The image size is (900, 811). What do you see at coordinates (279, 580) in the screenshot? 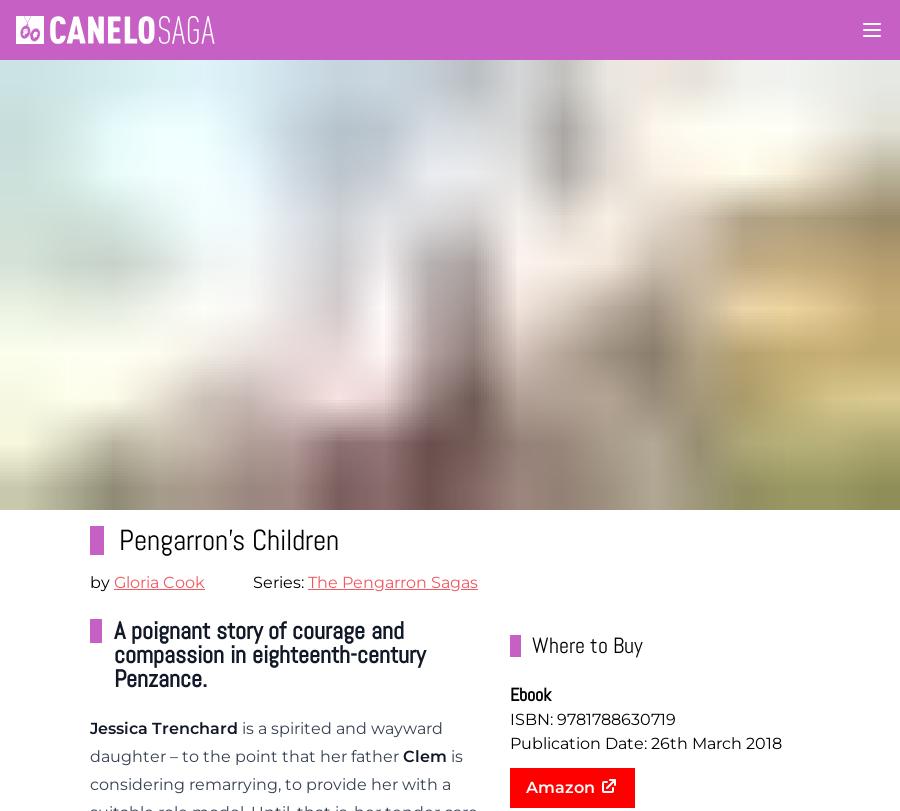
I see `'Series:'` at bounding box center [279, 580].